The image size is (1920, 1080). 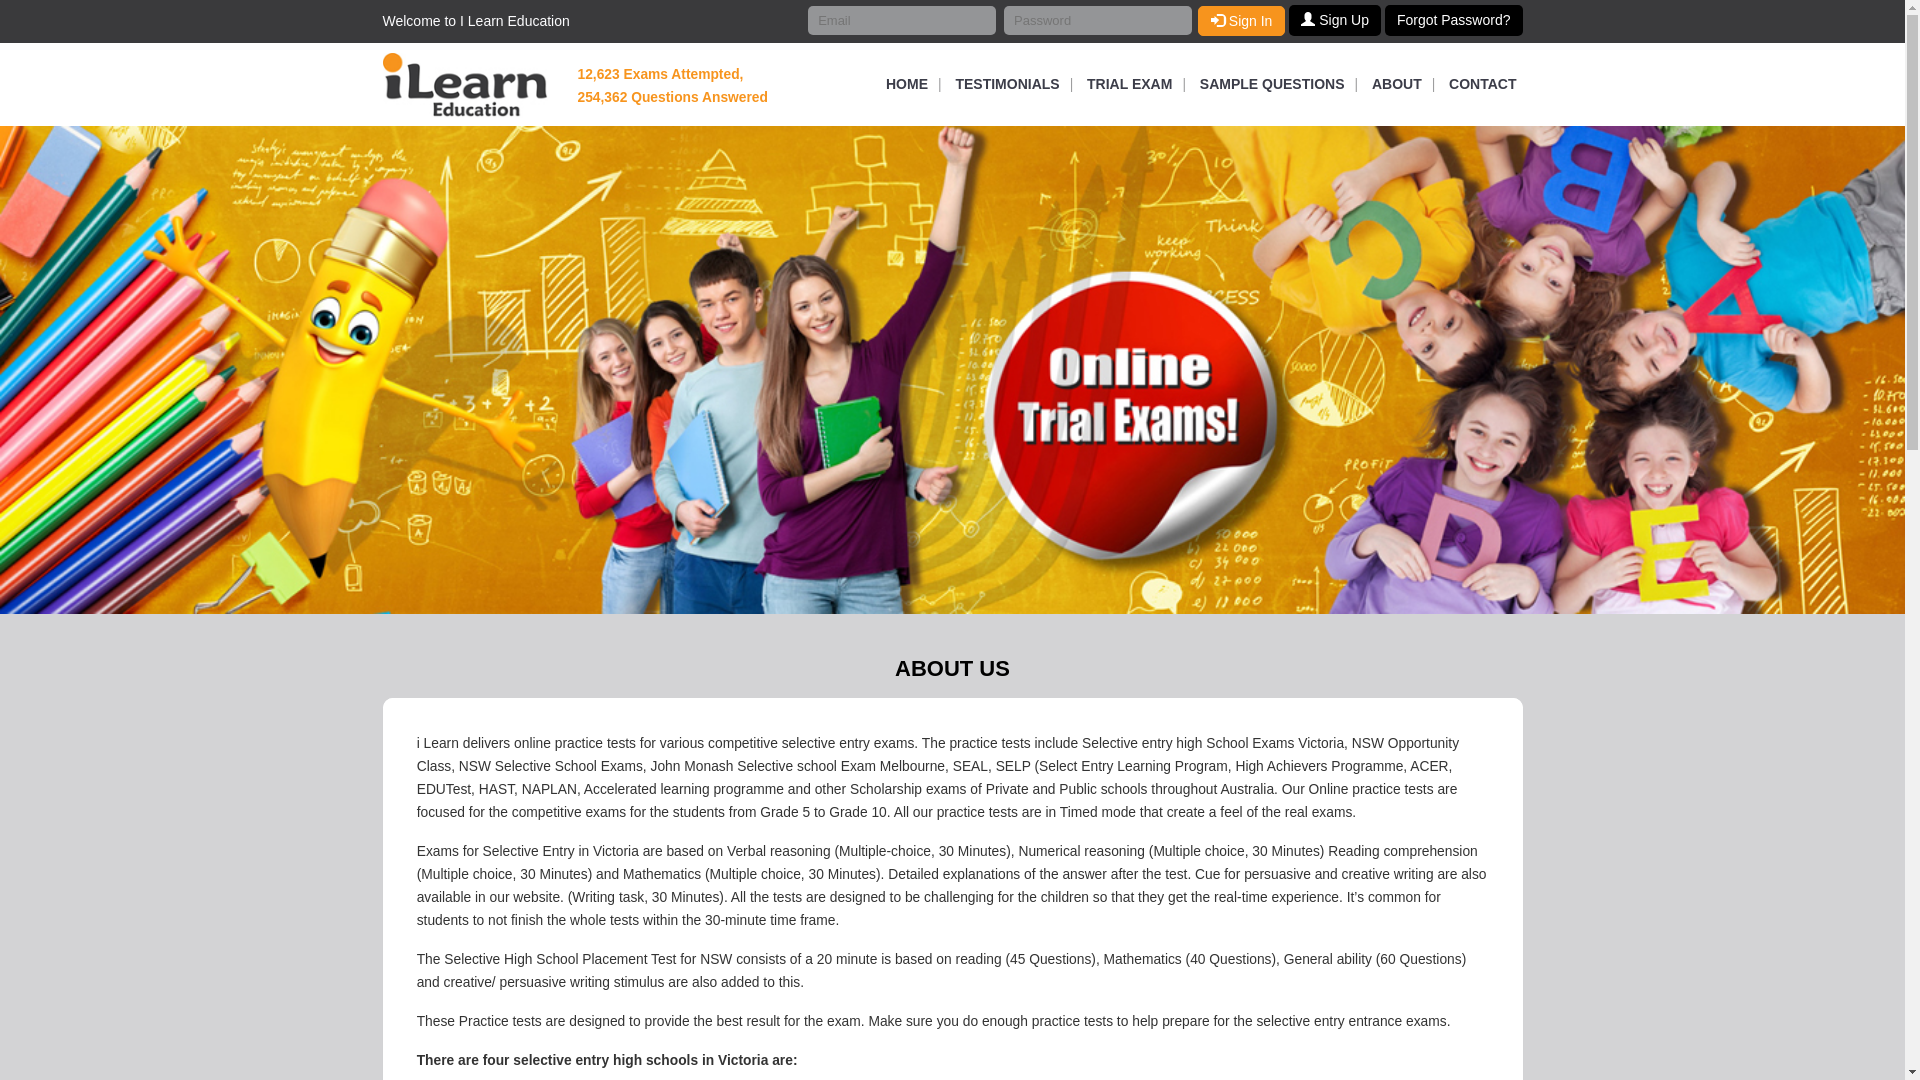 I want to click on 'Sign In', so click(x=1240, y=20).